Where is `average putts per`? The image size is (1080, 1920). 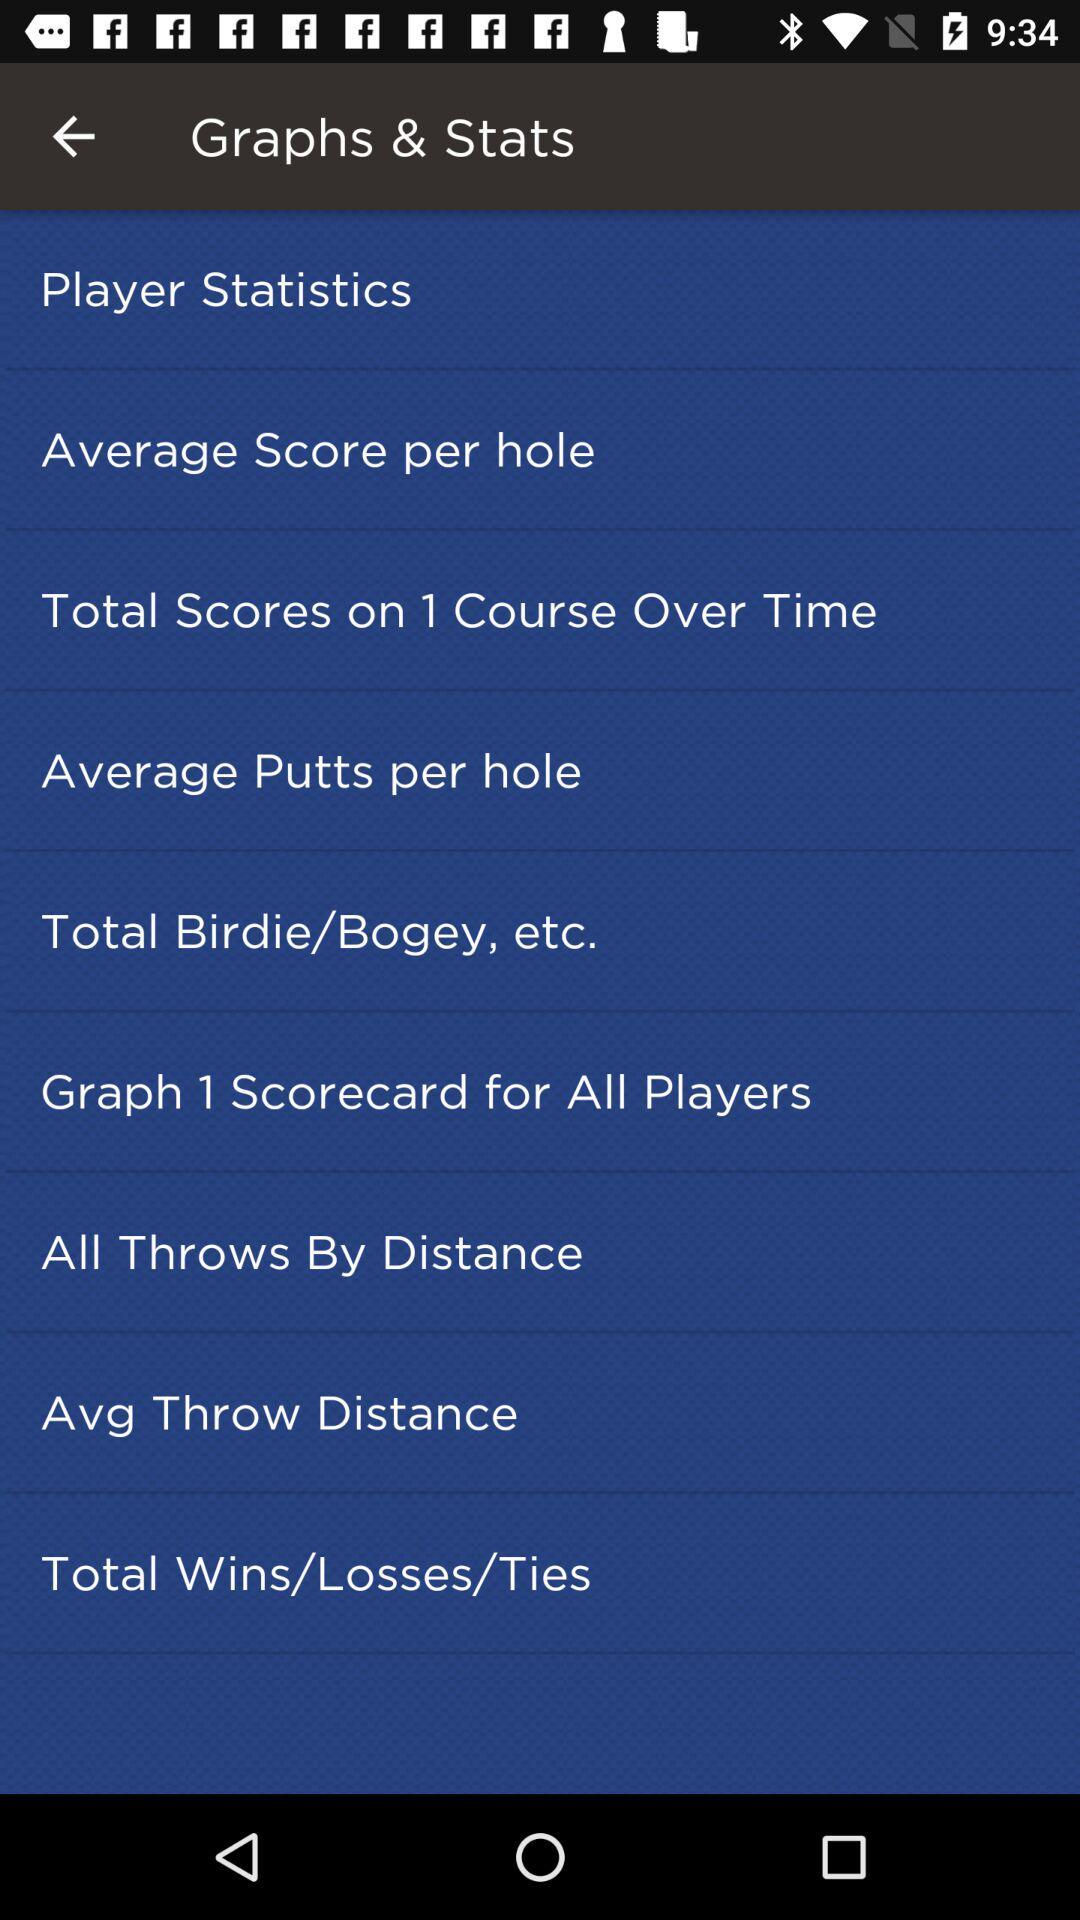 average putts per is located at coordinates (546, 769).